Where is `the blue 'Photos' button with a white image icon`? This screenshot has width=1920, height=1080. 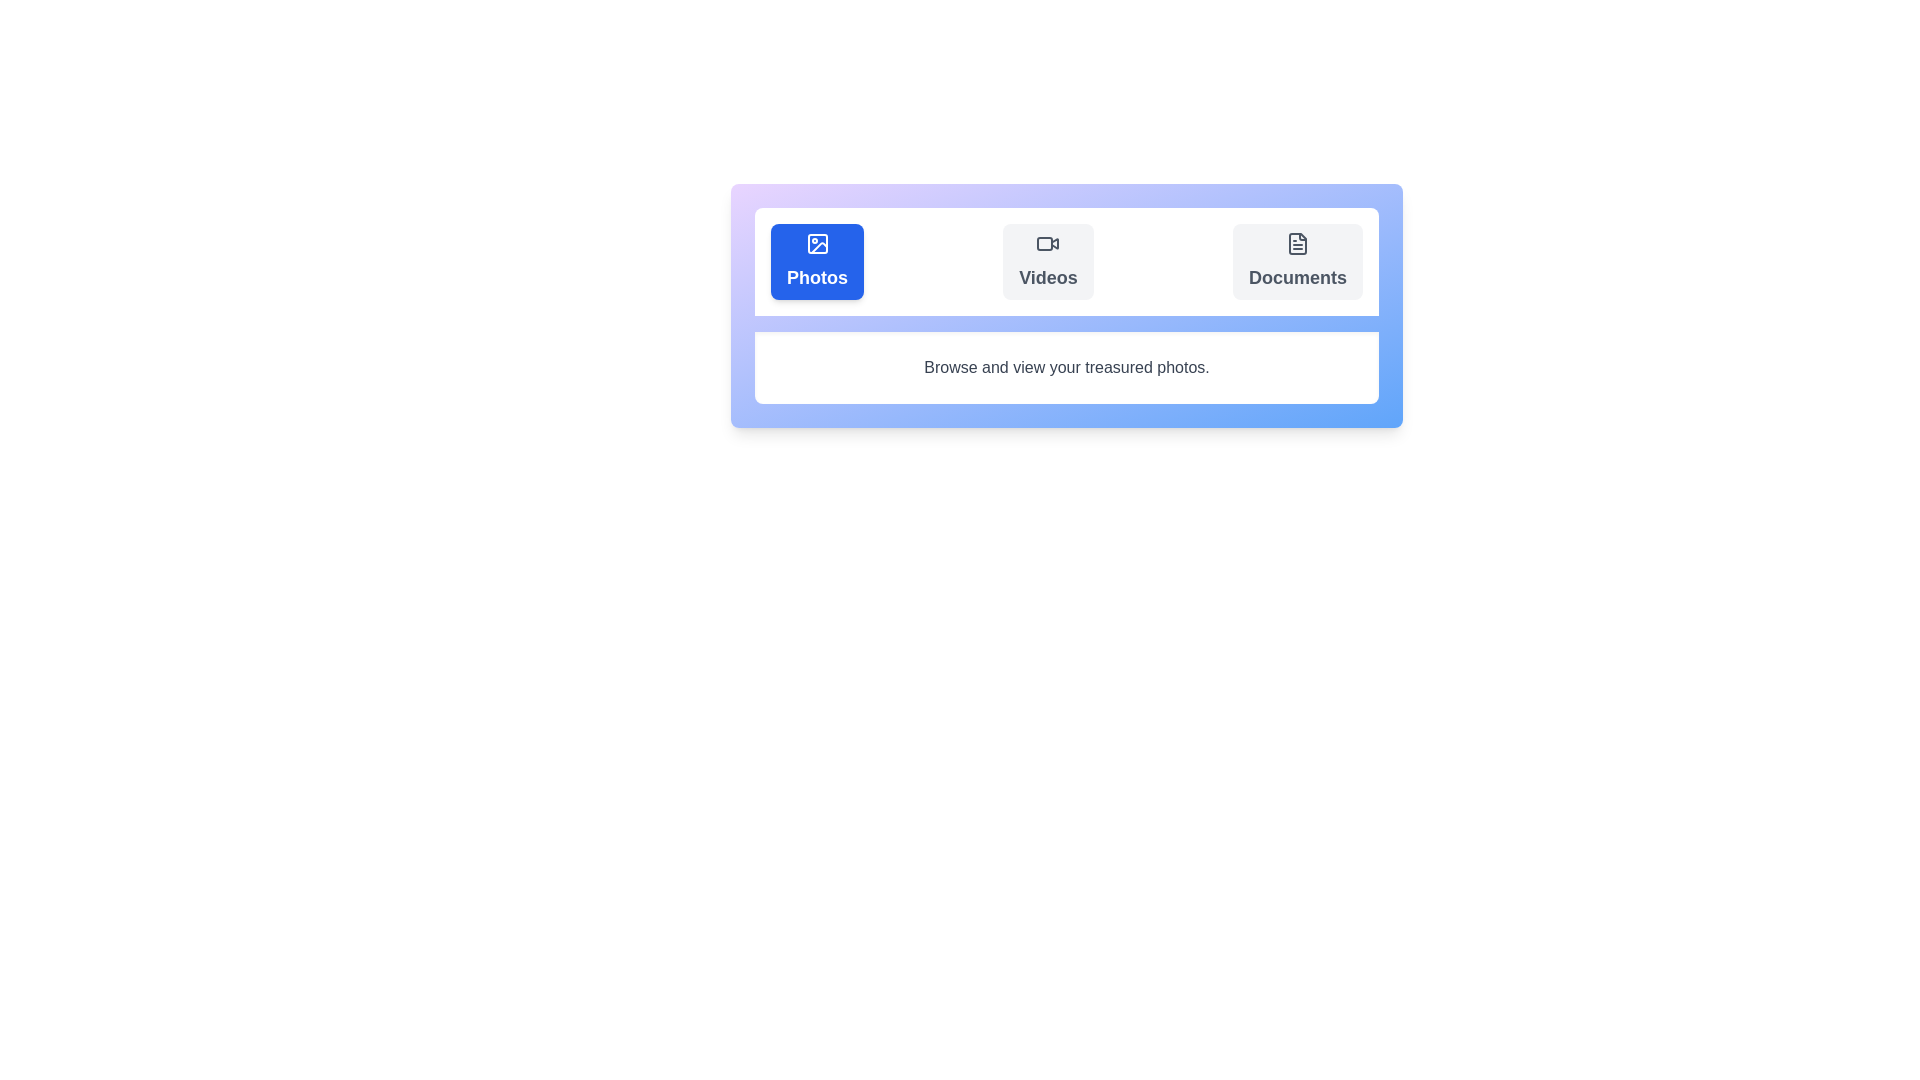
the blue 'Photos' button with a white image icon is located at coordinates (817, 261).